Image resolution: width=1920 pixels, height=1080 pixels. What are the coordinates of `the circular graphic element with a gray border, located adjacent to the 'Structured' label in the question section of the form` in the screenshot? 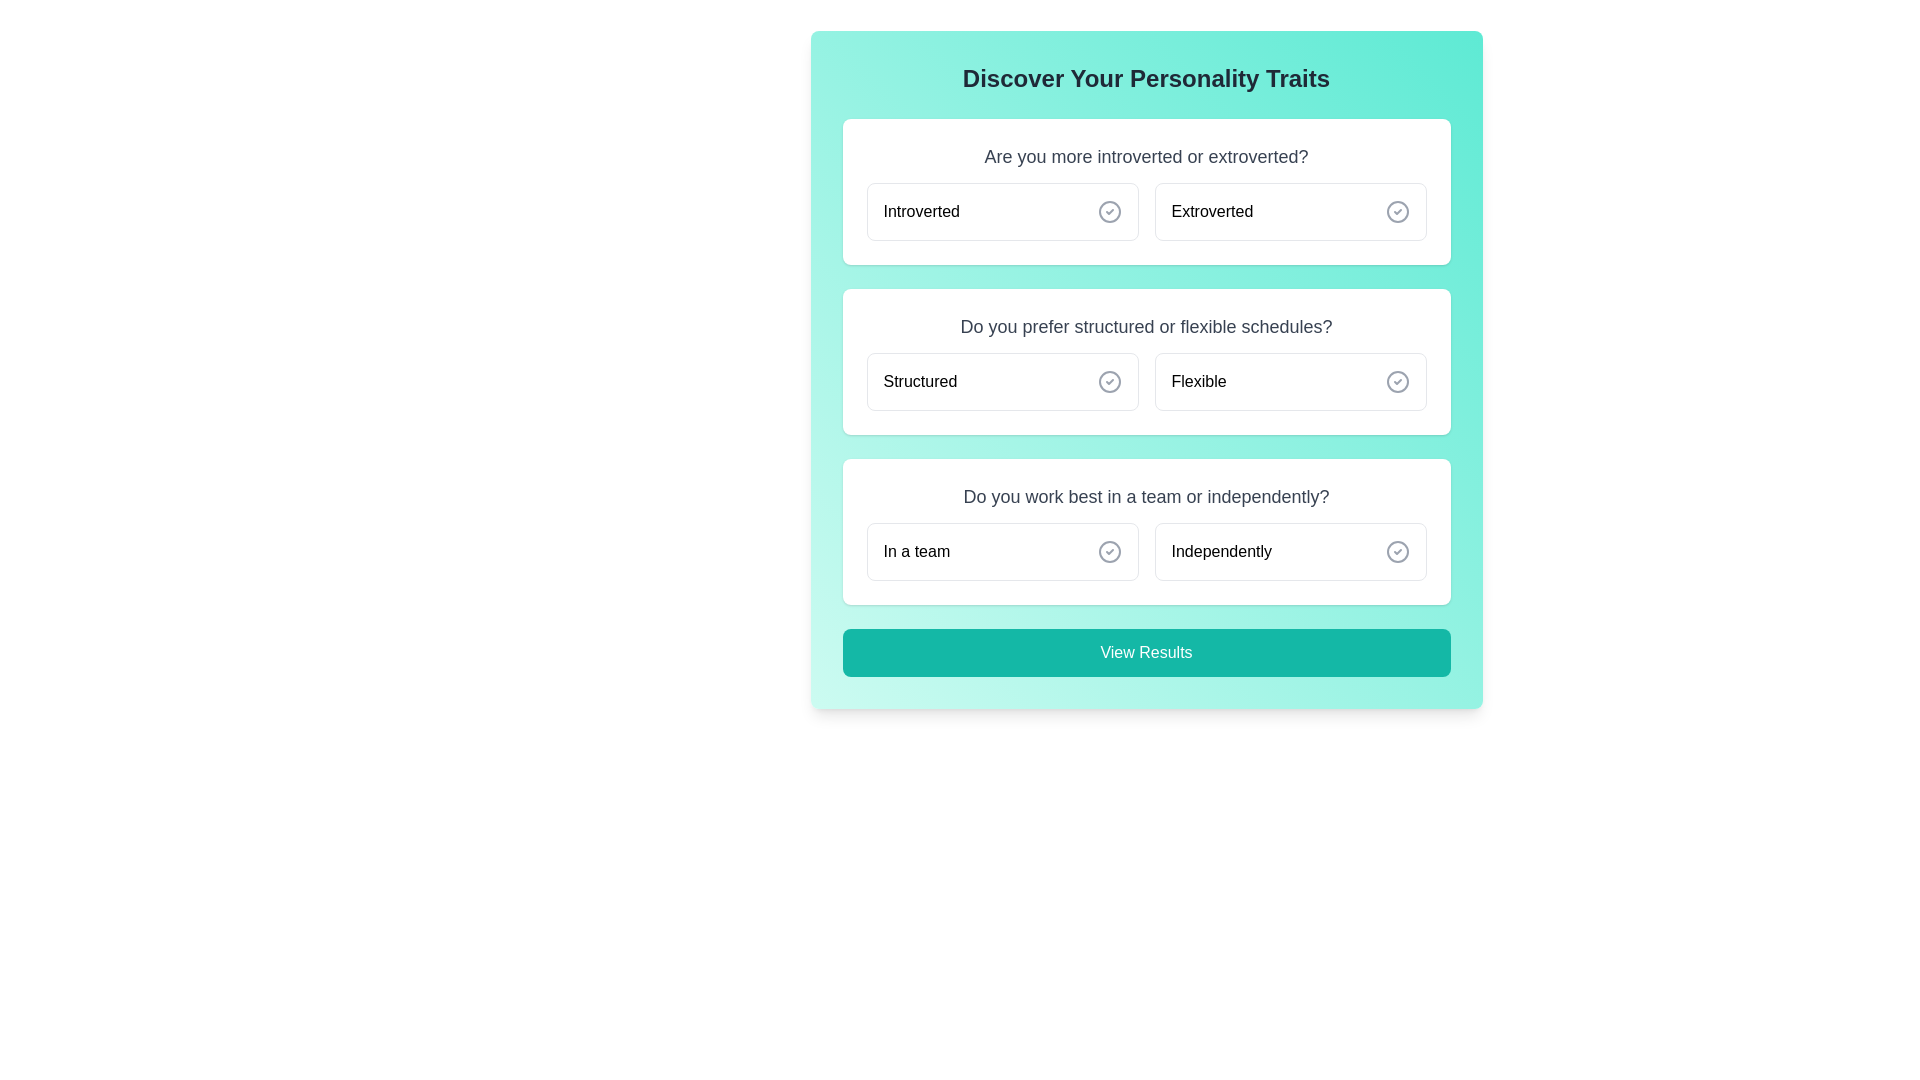 It's located at (1108, 381).